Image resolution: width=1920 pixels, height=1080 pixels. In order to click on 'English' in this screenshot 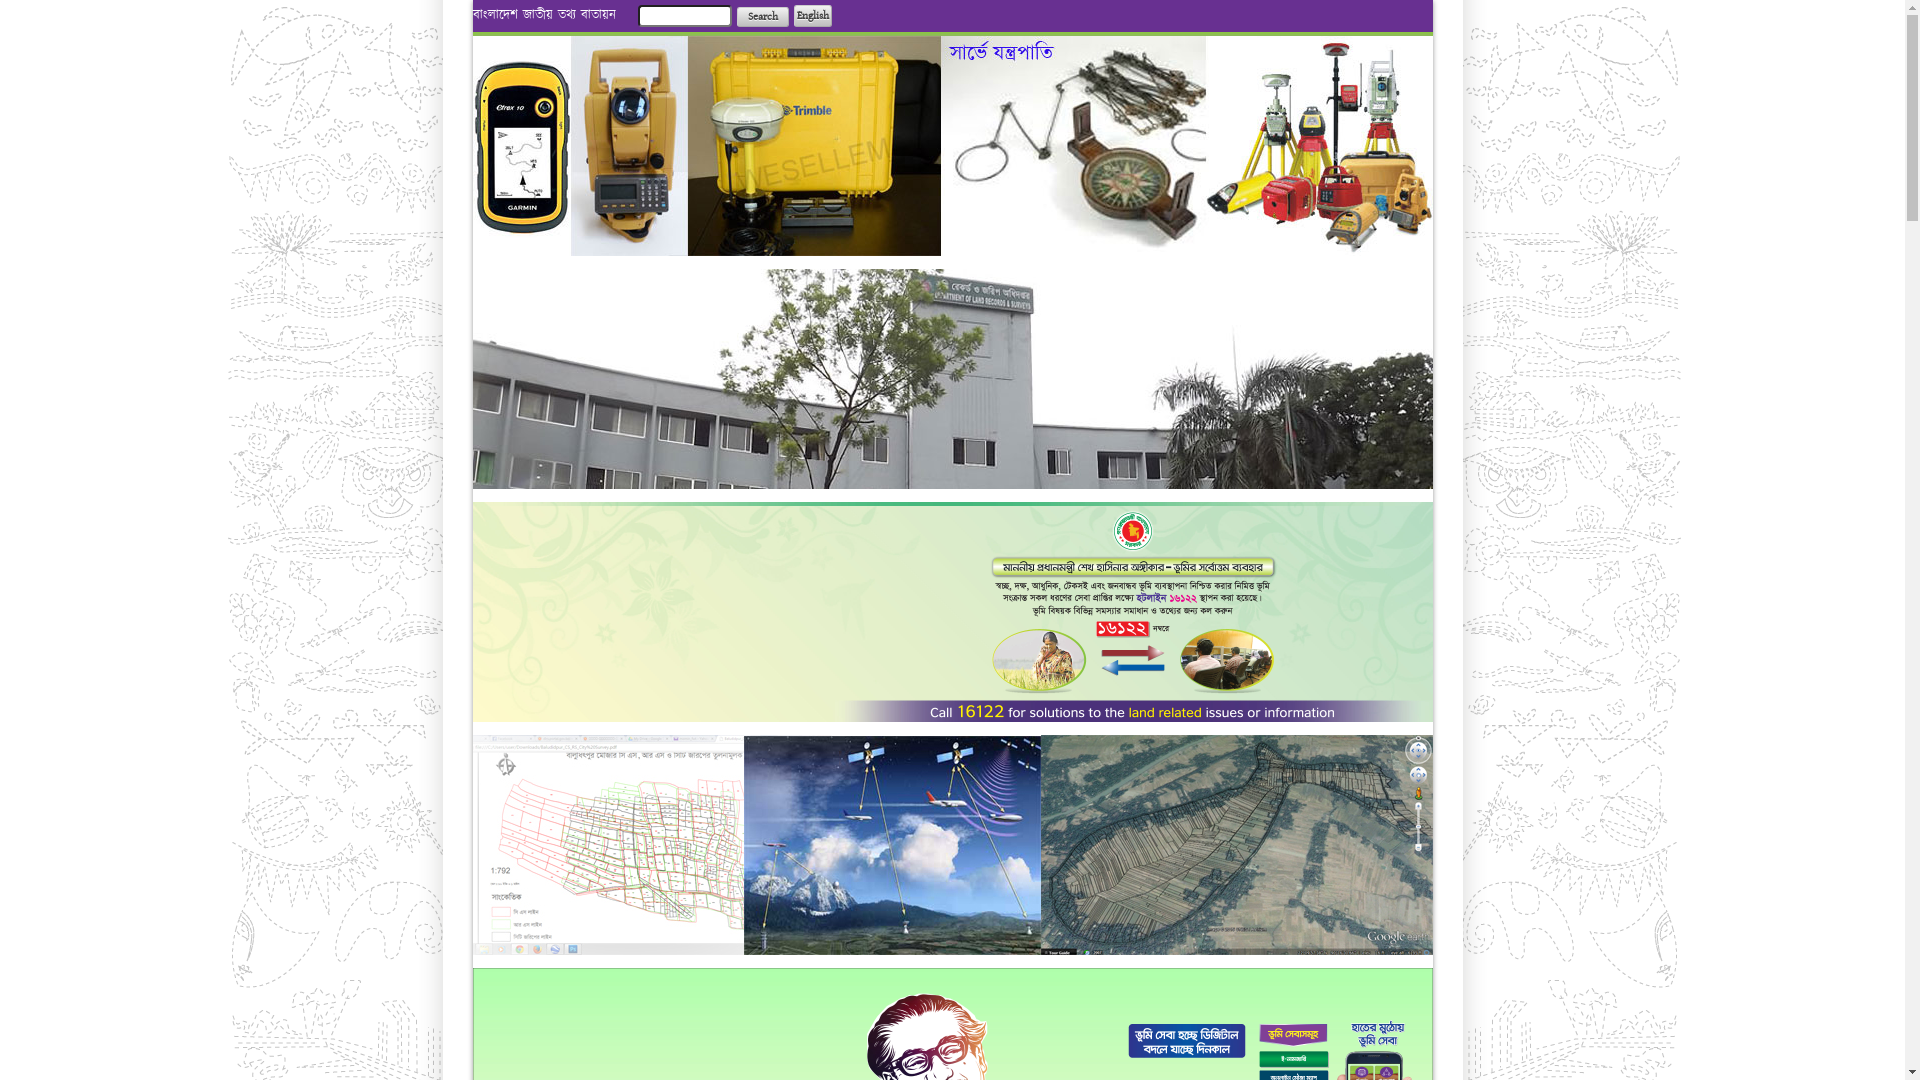, I will do `click(812, 15)`.